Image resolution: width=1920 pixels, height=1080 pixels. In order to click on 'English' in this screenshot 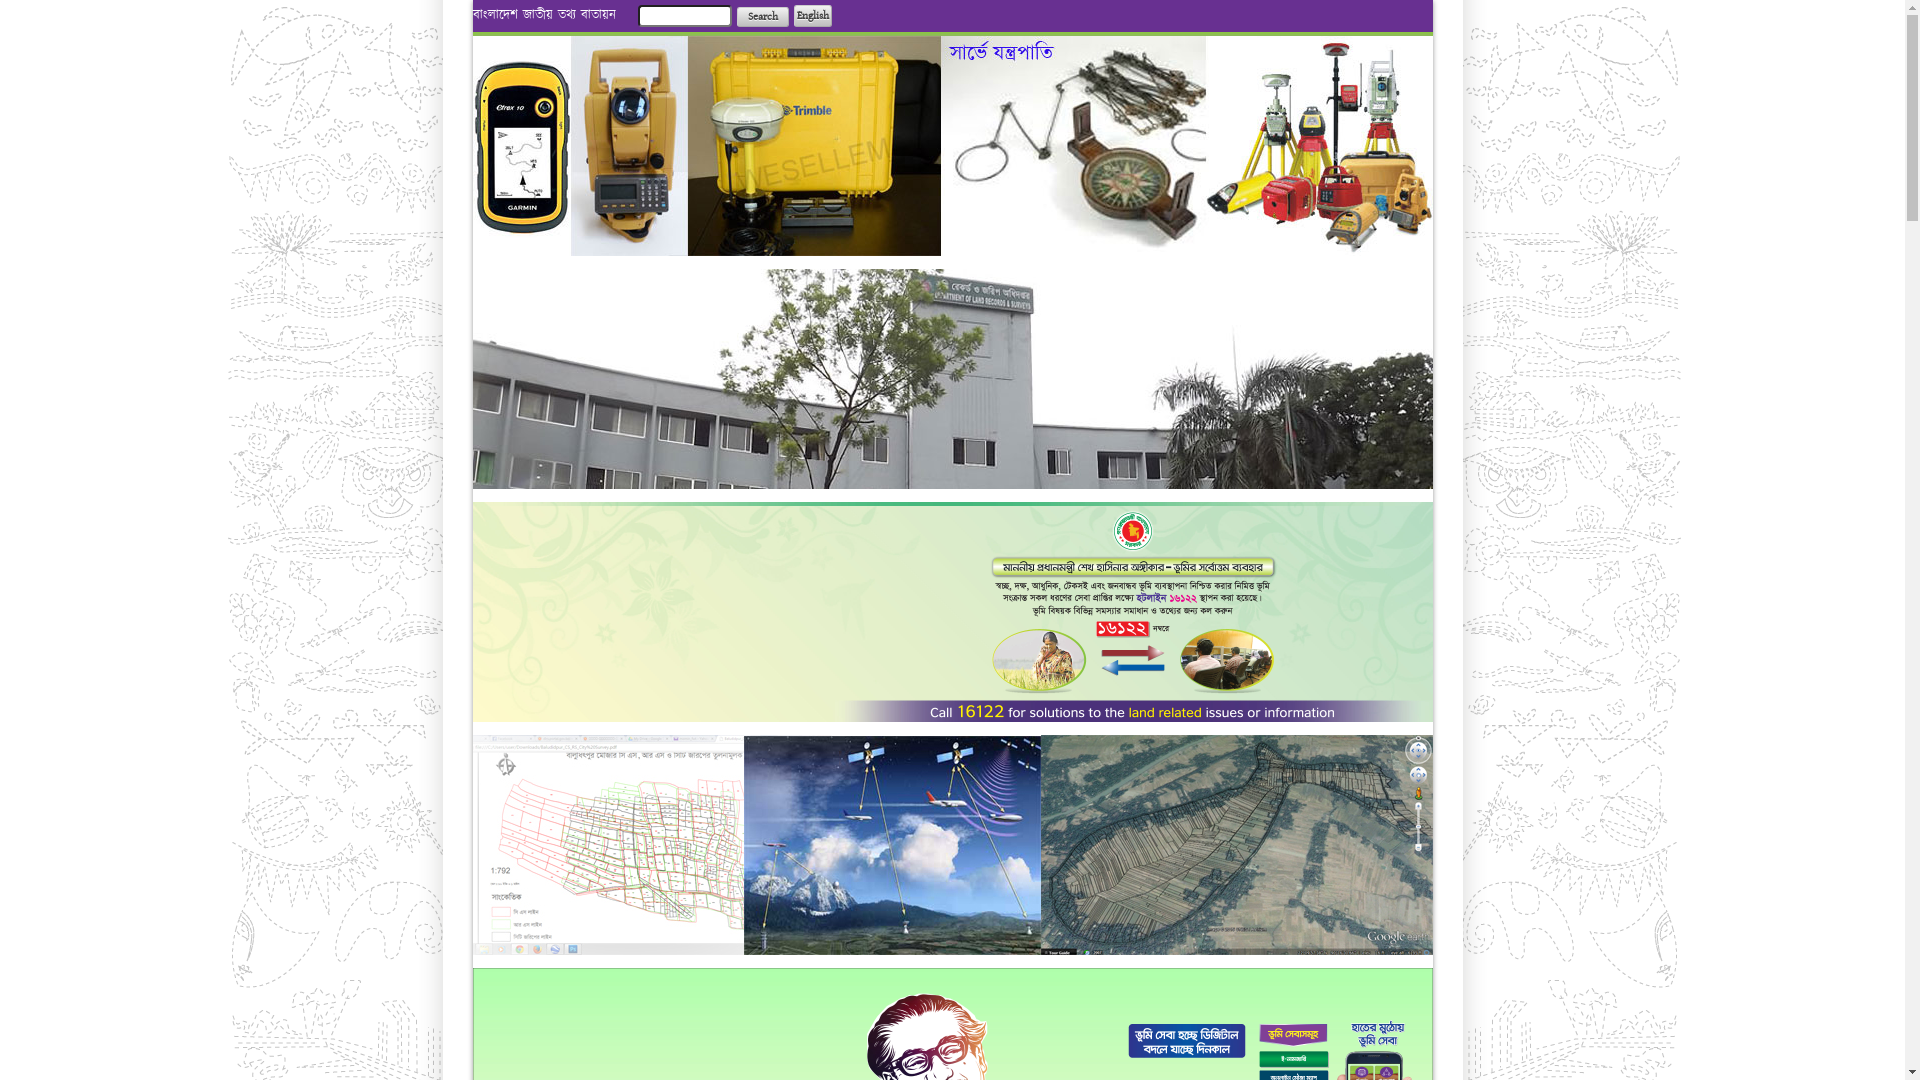, I will do `click(812, 15)`.